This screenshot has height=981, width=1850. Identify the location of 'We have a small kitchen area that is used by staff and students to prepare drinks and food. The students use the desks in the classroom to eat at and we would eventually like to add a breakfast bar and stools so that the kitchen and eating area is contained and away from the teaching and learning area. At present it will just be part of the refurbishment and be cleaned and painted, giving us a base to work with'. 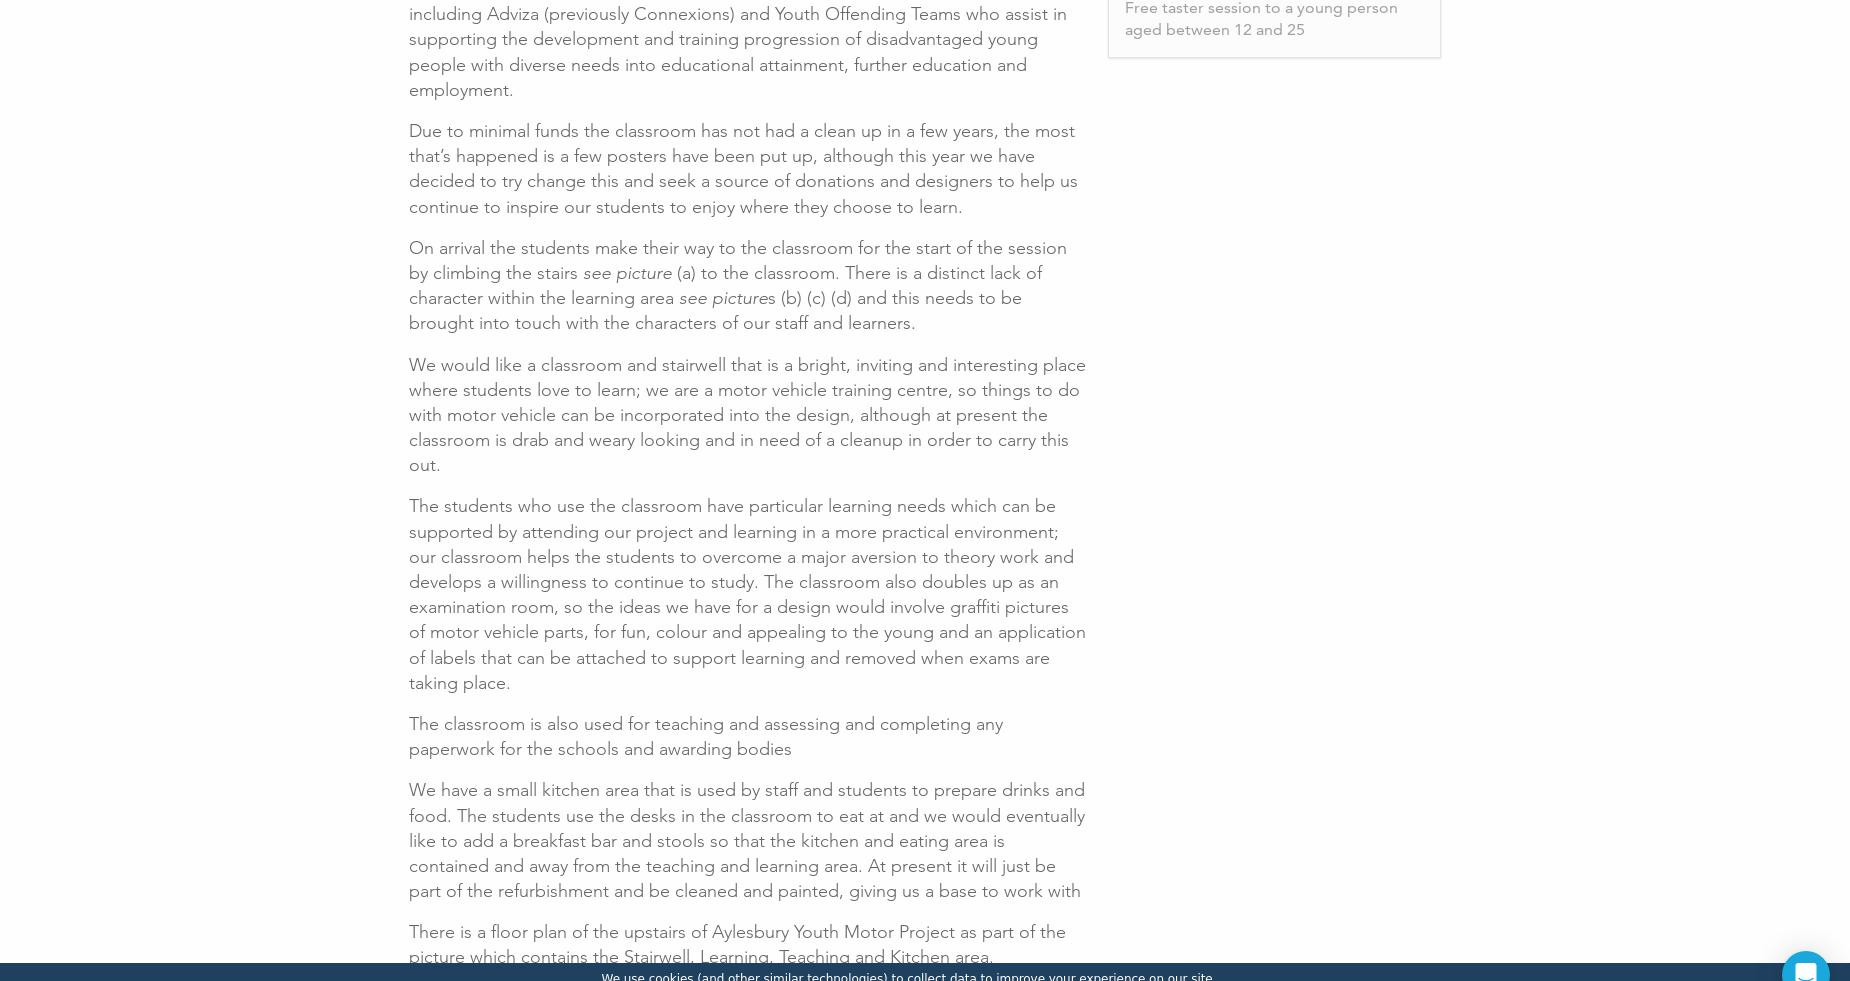
(747, 840).